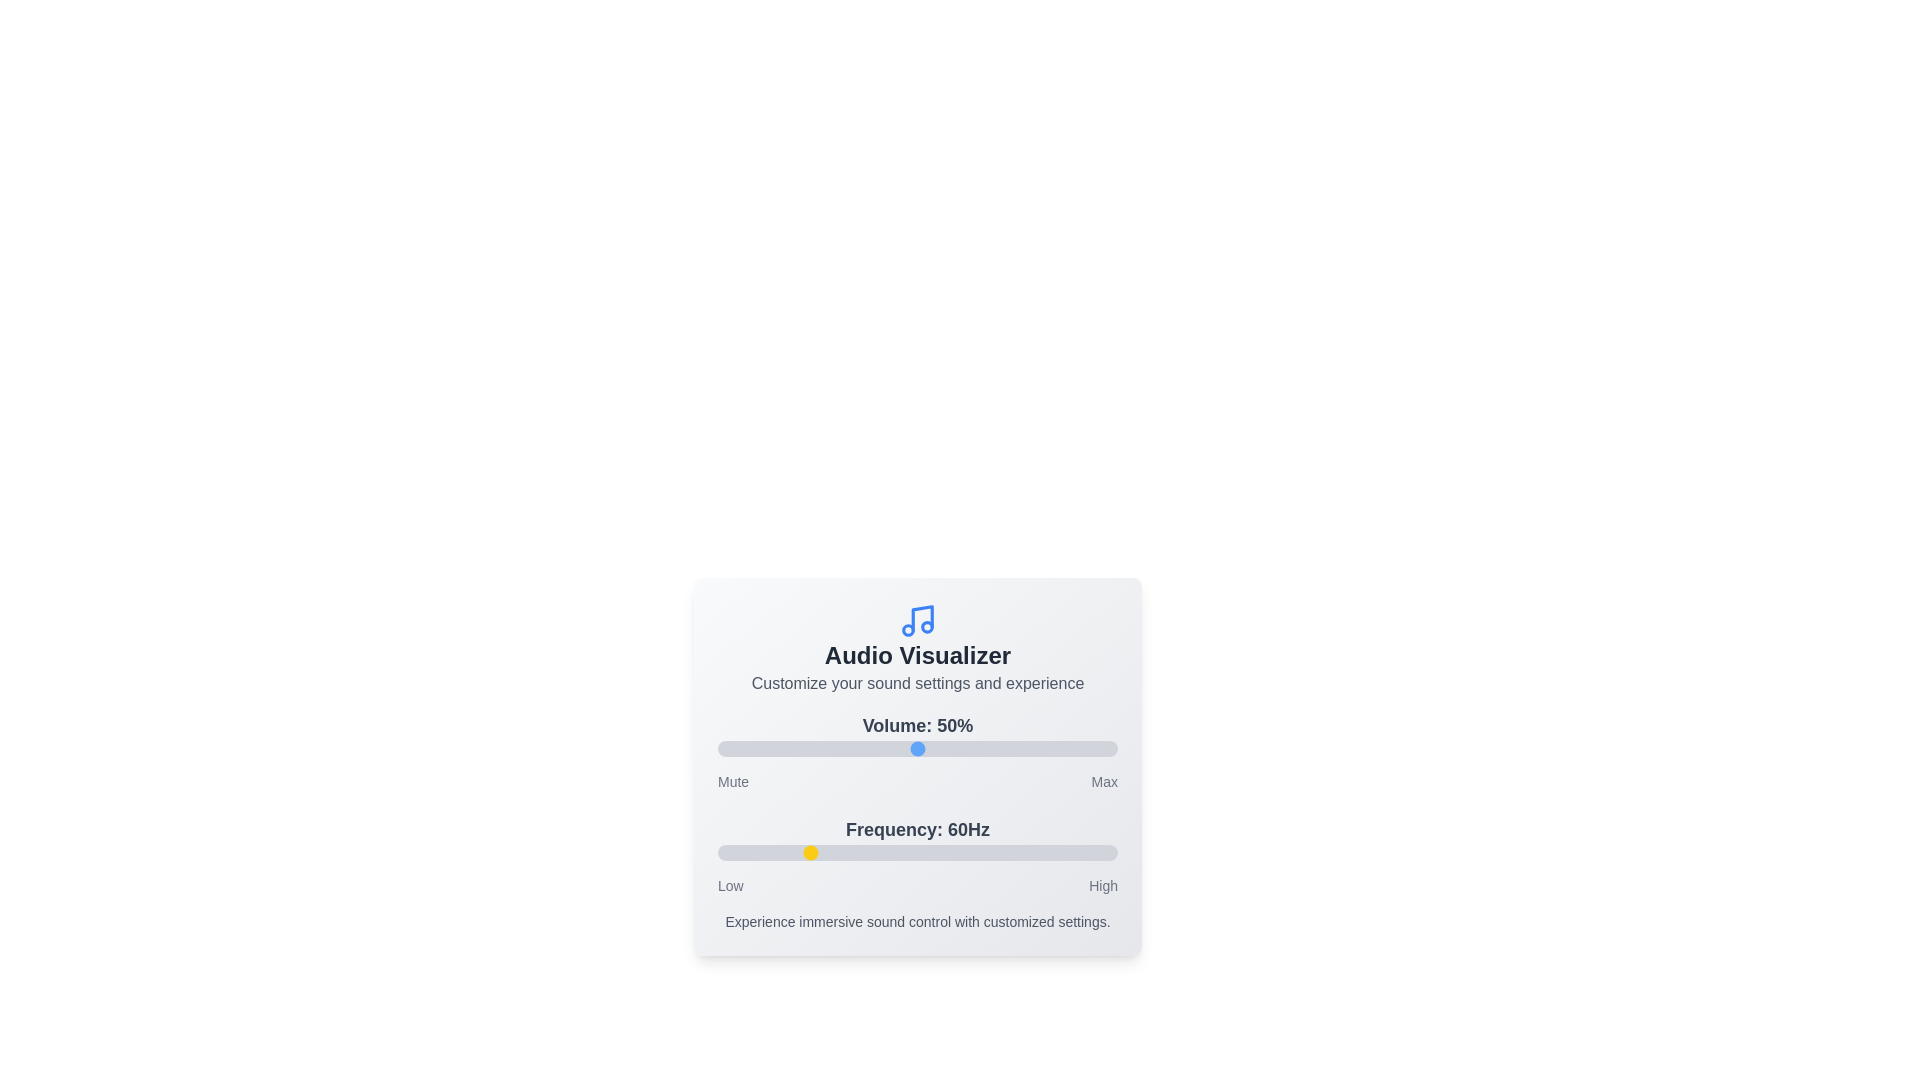 The height and width of the screenshot is (1080, 1920). I want to click on the frequency slider to 63 Hz, so click(813, 852).